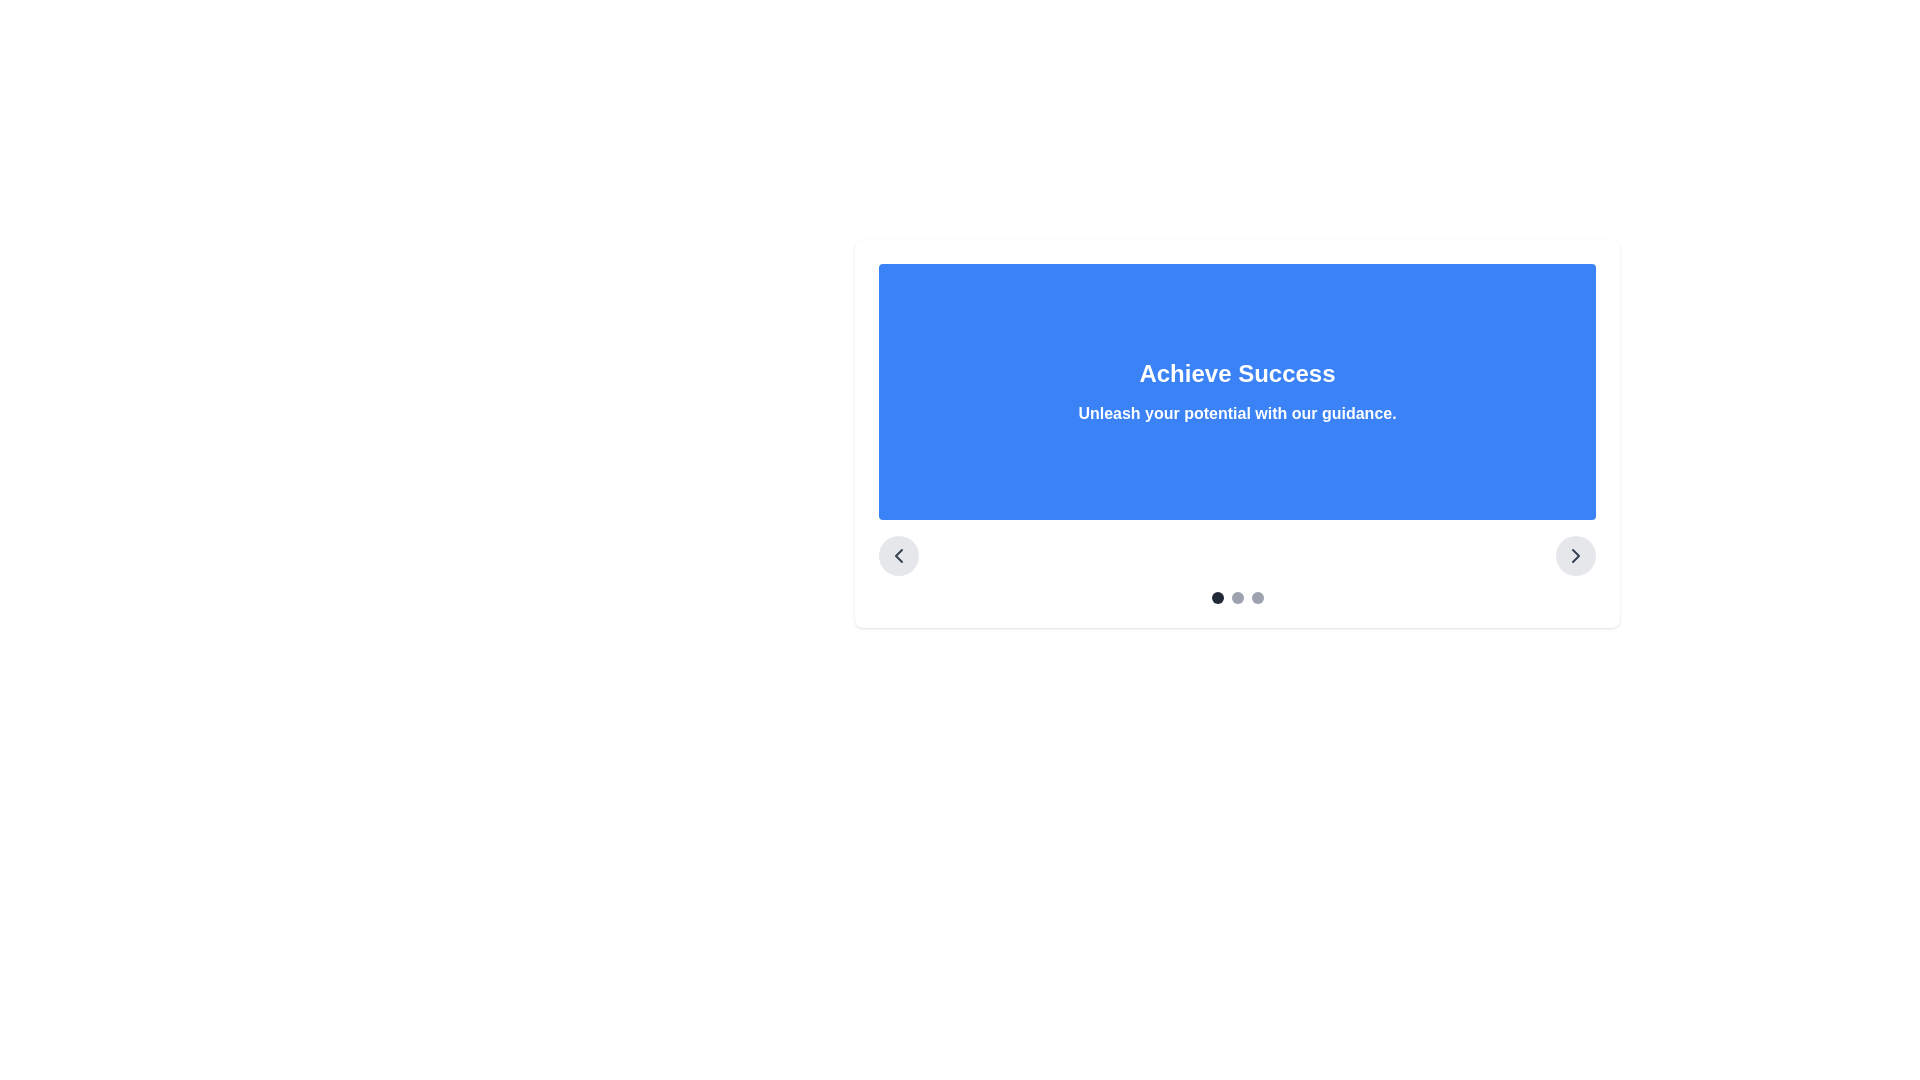 The height and width of the screenshot is (1080, 1920). What do you see at coordinates (1236, 392) in the screenshot?
I see `text content of the text block titled 'Achieve Success' with the subtitle 'Unleash your potential with our guidance.' located in the center of the blue rectangular background` at bounding box center [1236, 392].